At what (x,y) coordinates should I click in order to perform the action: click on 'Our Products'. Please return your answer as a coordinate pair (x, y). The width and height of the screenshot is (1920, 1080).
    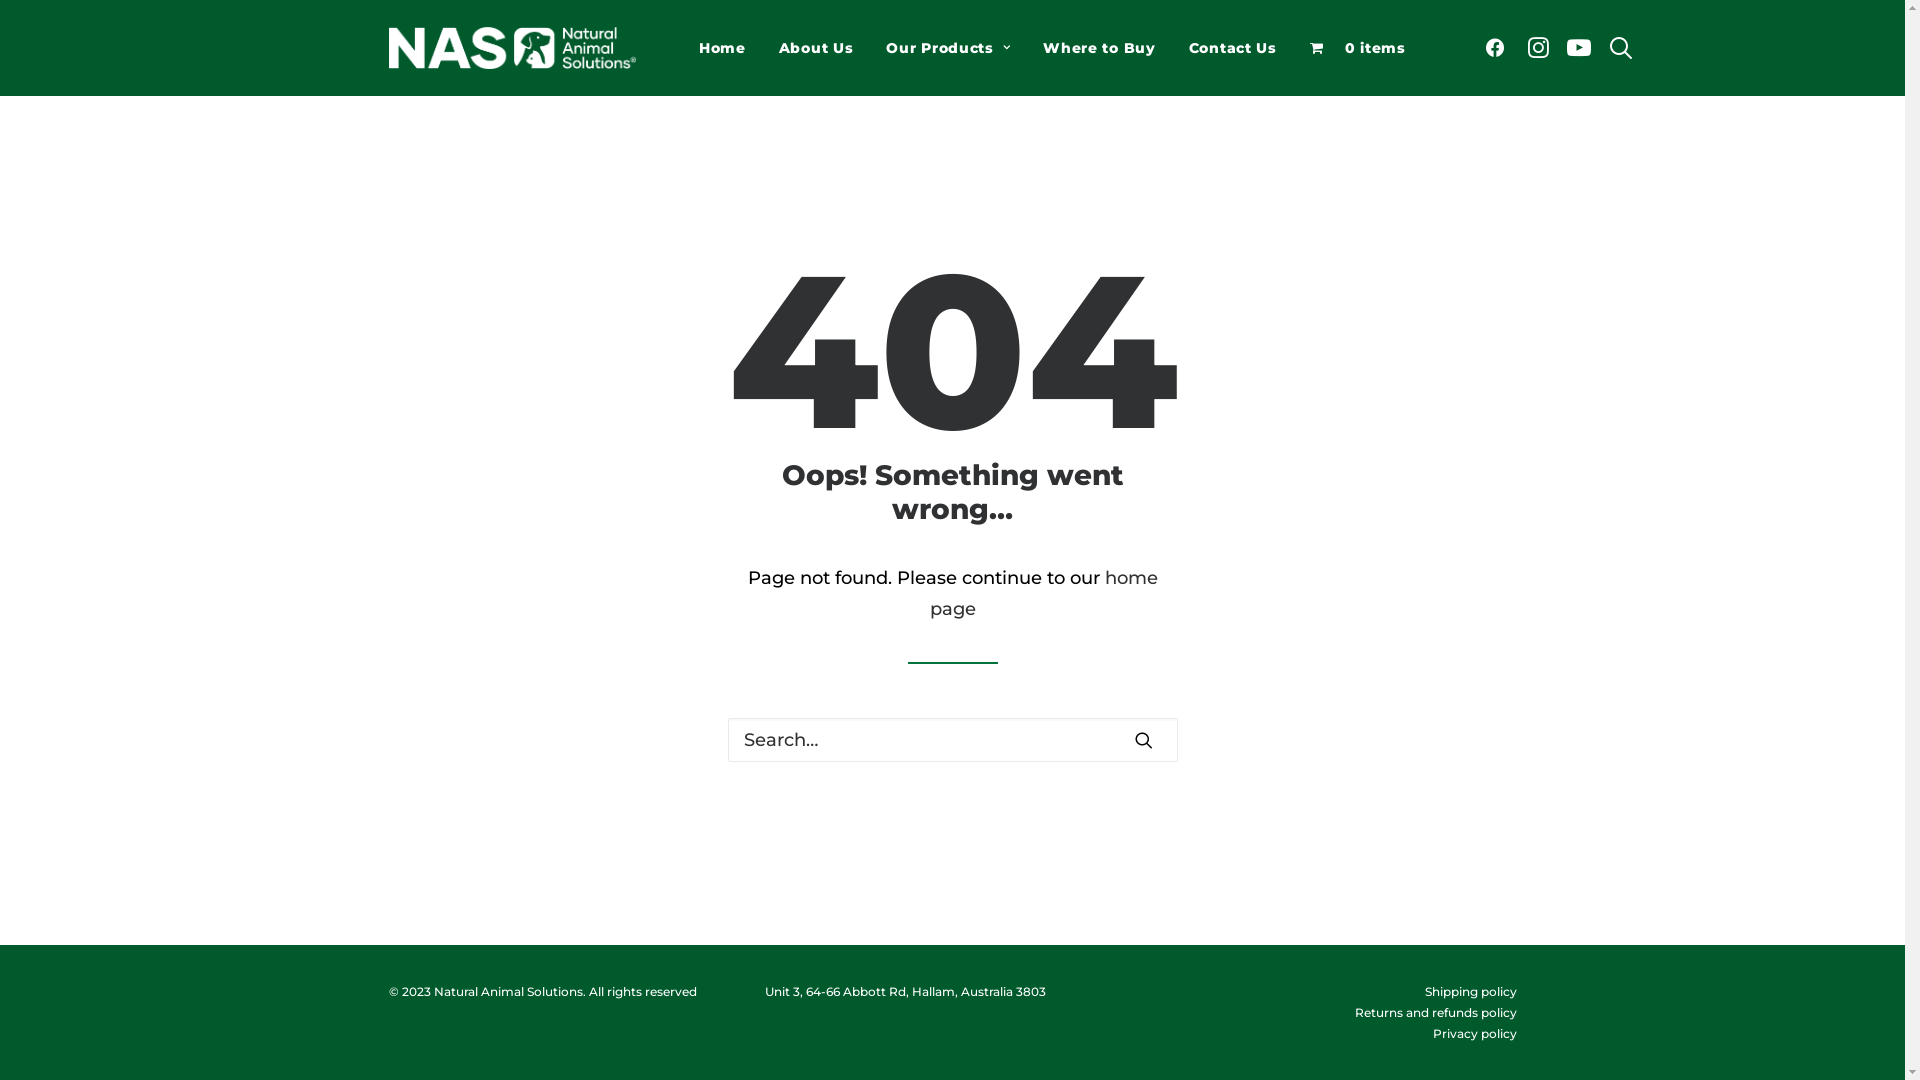
    Looking at the image, I should click on (947, 46).